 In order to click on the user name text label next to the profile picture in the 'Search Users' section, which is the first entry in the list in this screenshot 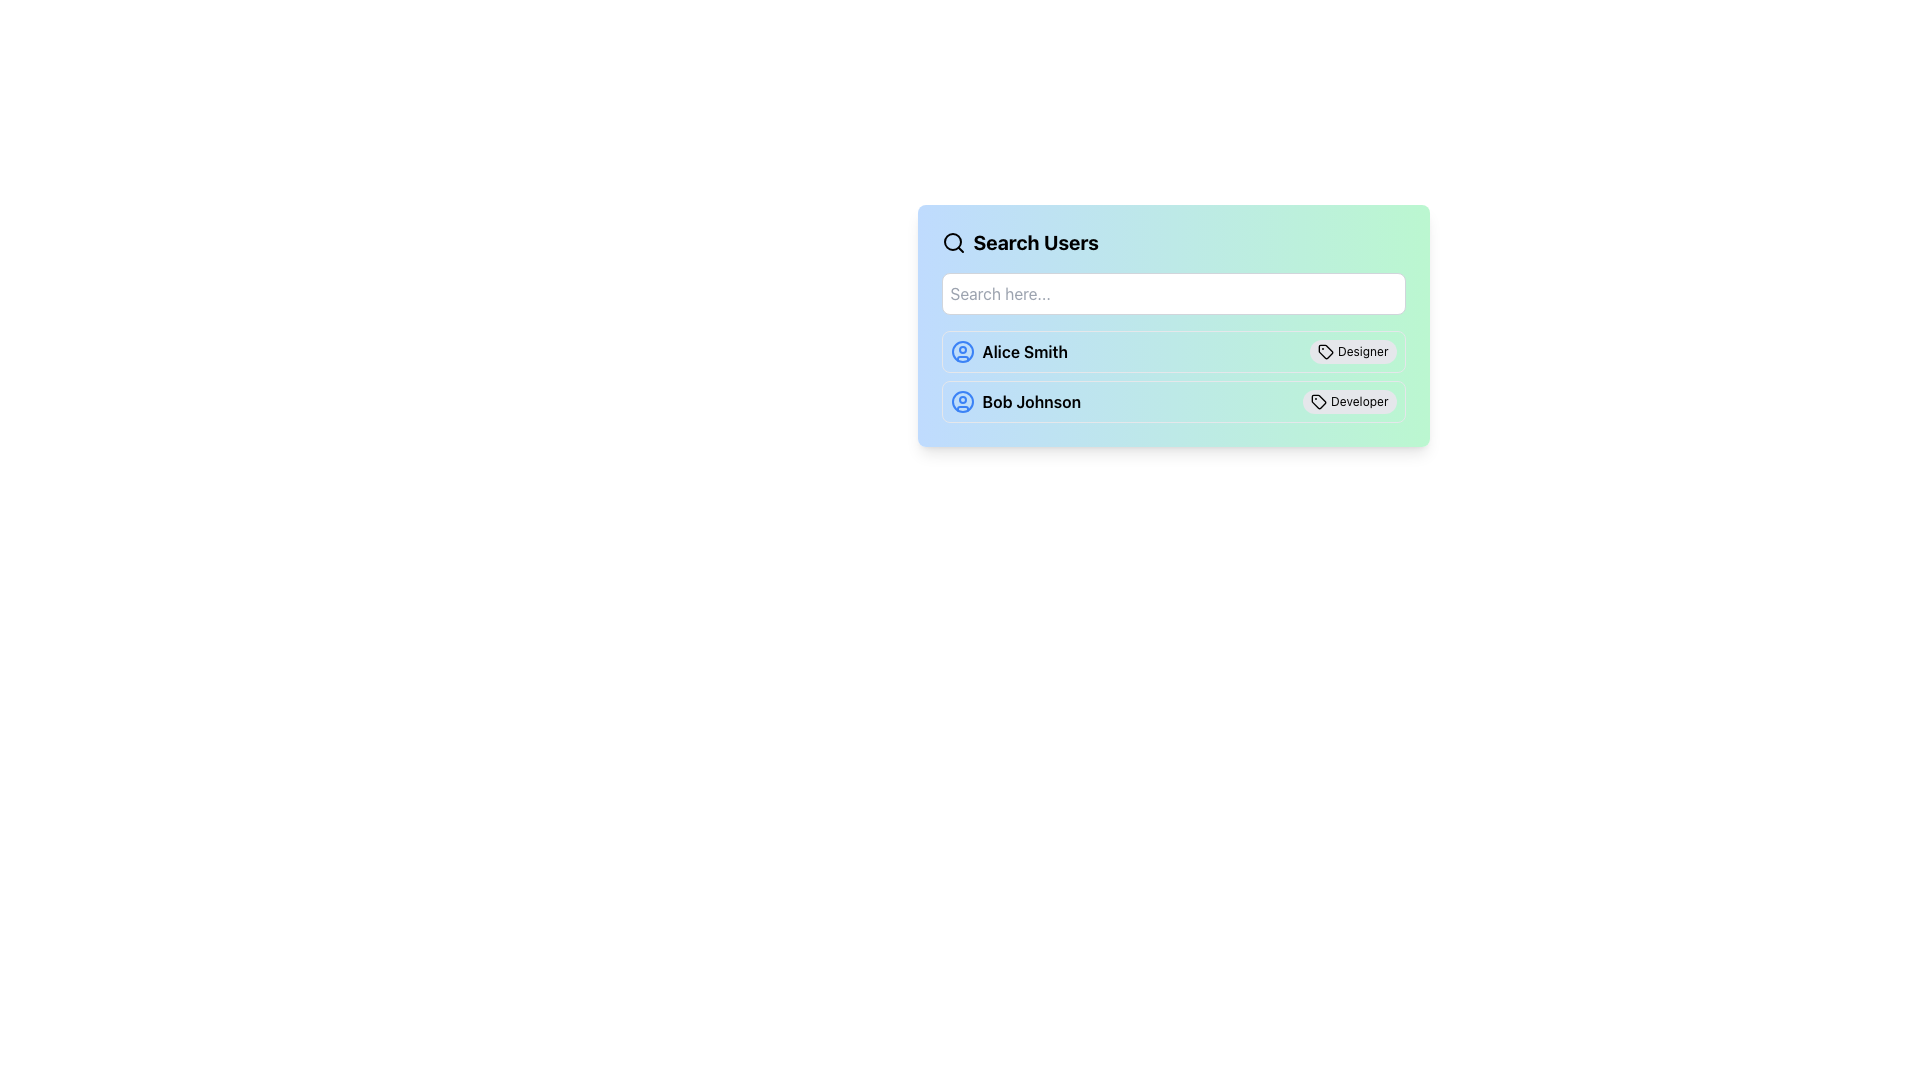, I will do `click(1025, 350)`.